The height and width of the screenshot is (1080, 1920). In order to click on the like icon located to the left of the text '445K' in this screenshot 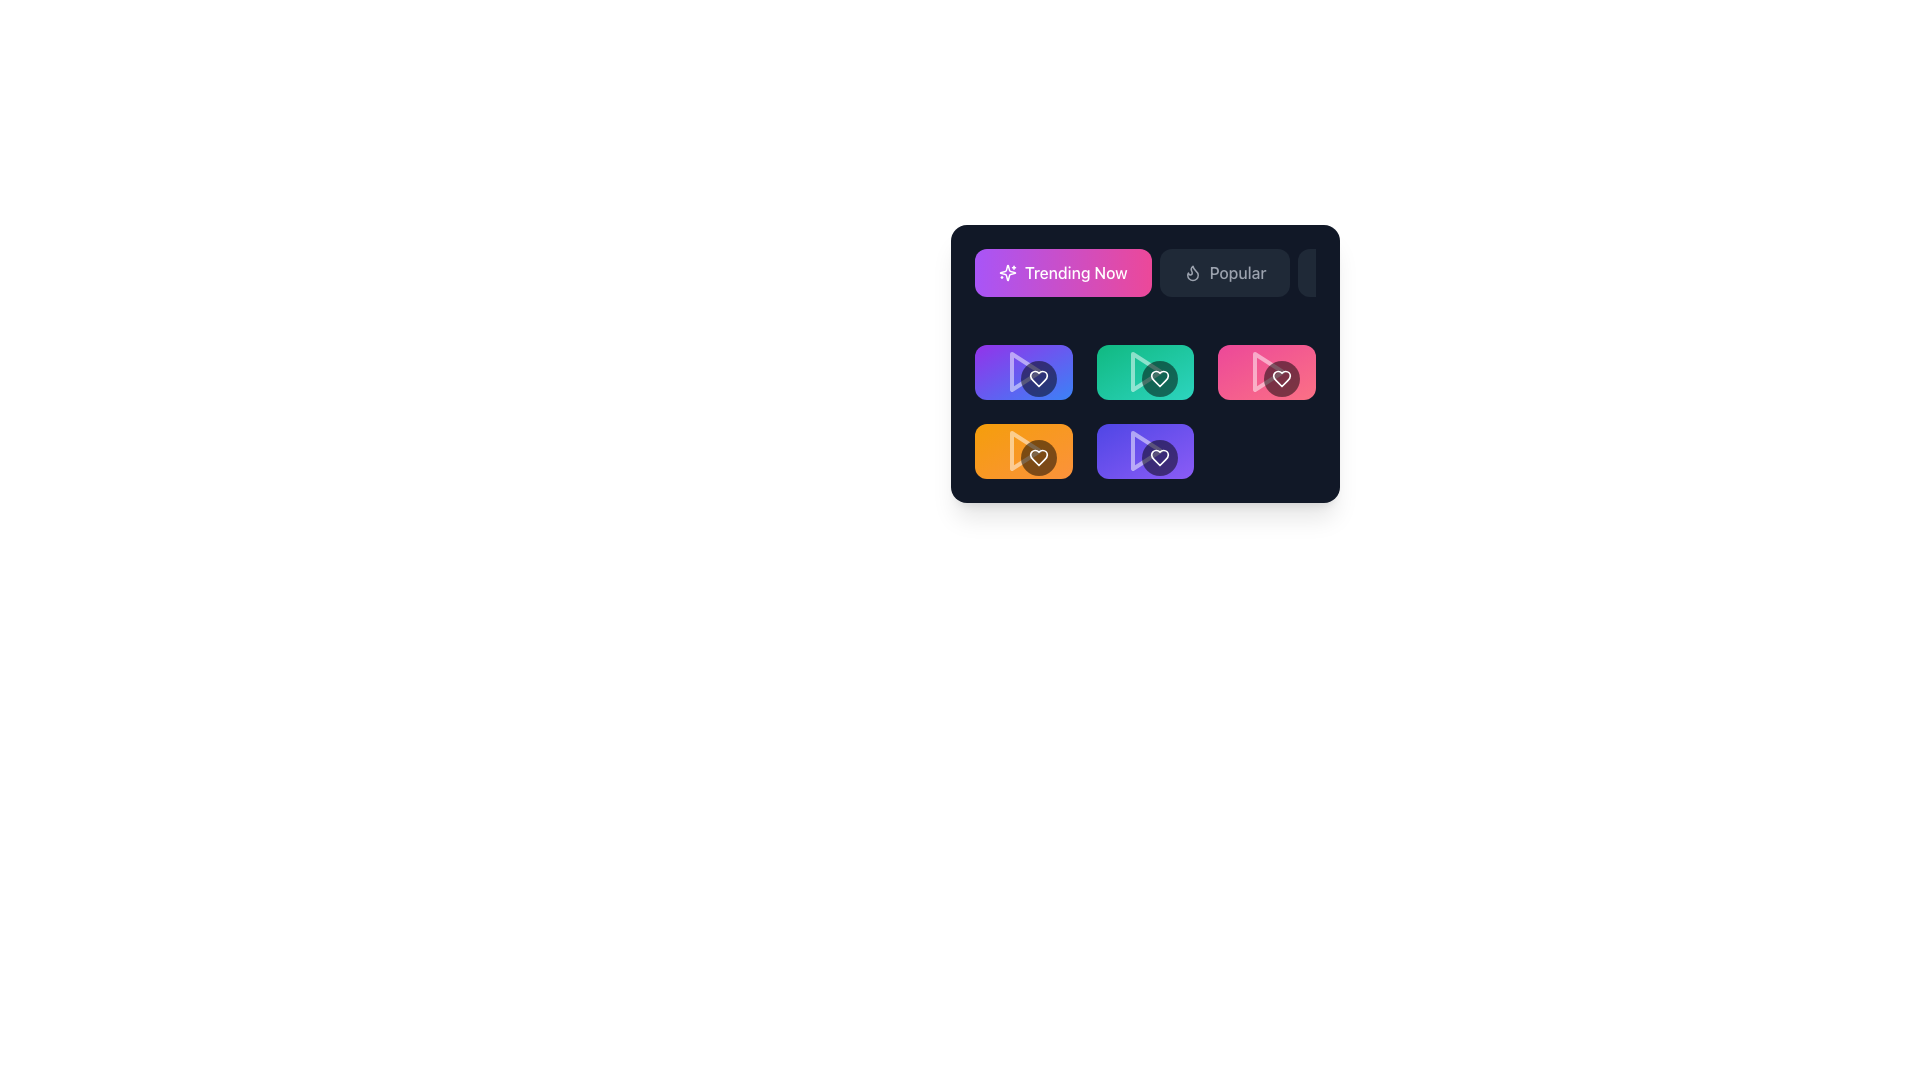, I will do `click(1257, 363)`.